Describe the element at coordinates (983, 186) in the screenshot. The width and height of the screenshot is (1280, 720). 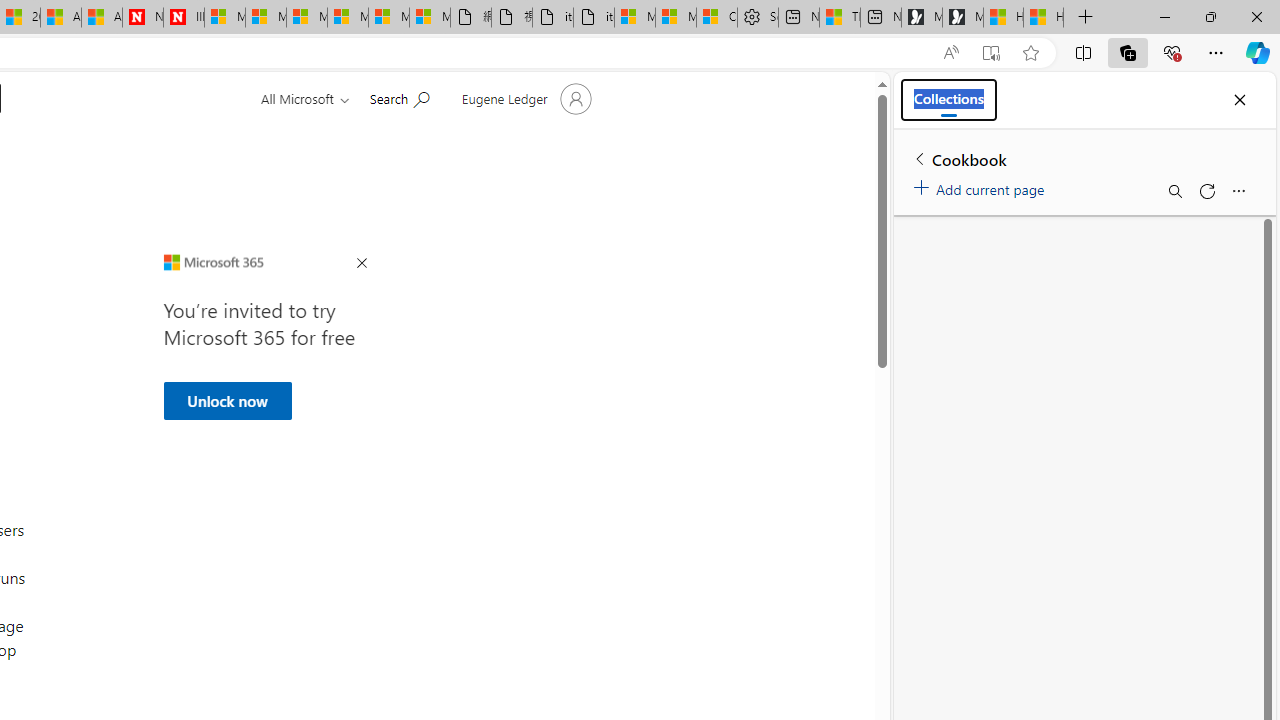
I see `'Add current page'` at that location.